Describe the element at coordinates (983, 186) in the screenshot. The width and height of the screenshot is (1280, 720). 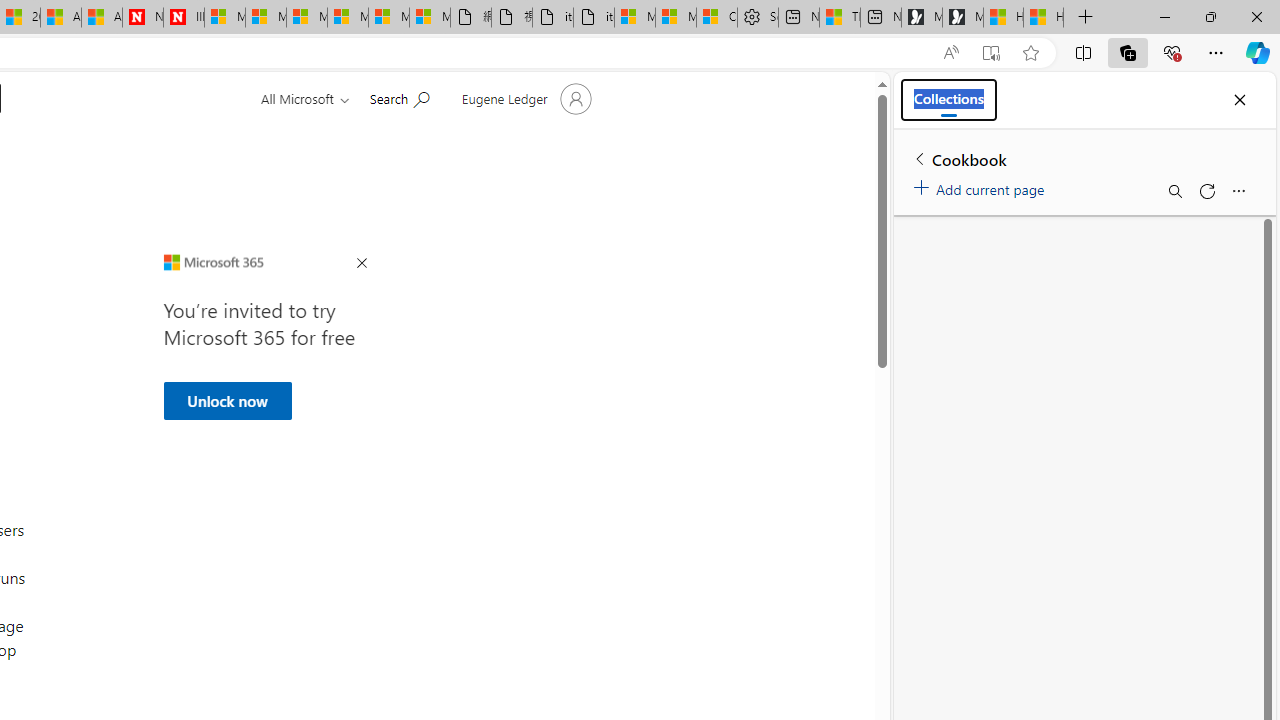
I see `'Add current page'` at that location.